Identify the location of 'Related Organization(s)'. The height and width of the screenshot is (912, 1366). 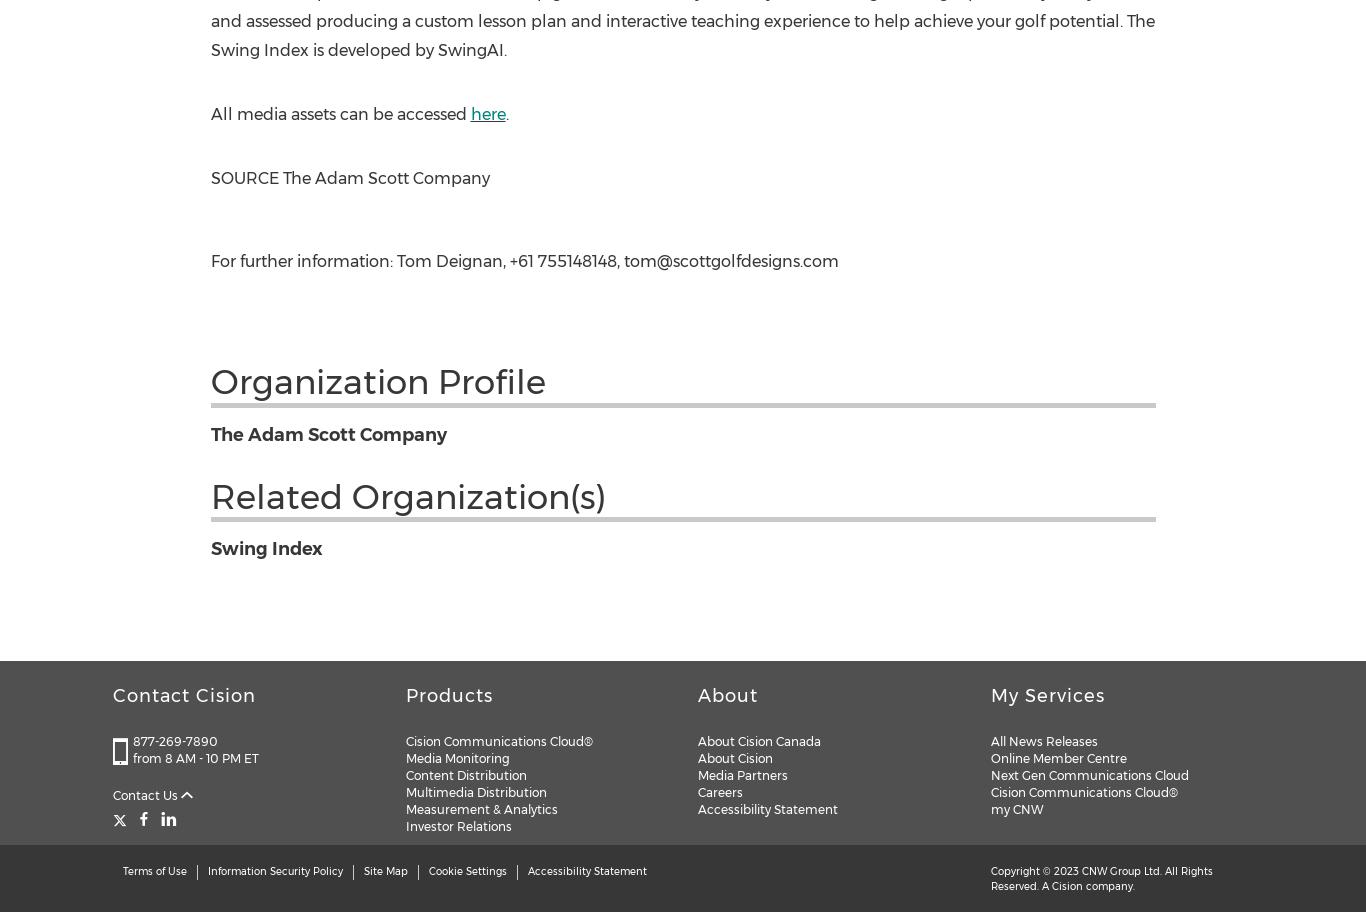
(406, 495).